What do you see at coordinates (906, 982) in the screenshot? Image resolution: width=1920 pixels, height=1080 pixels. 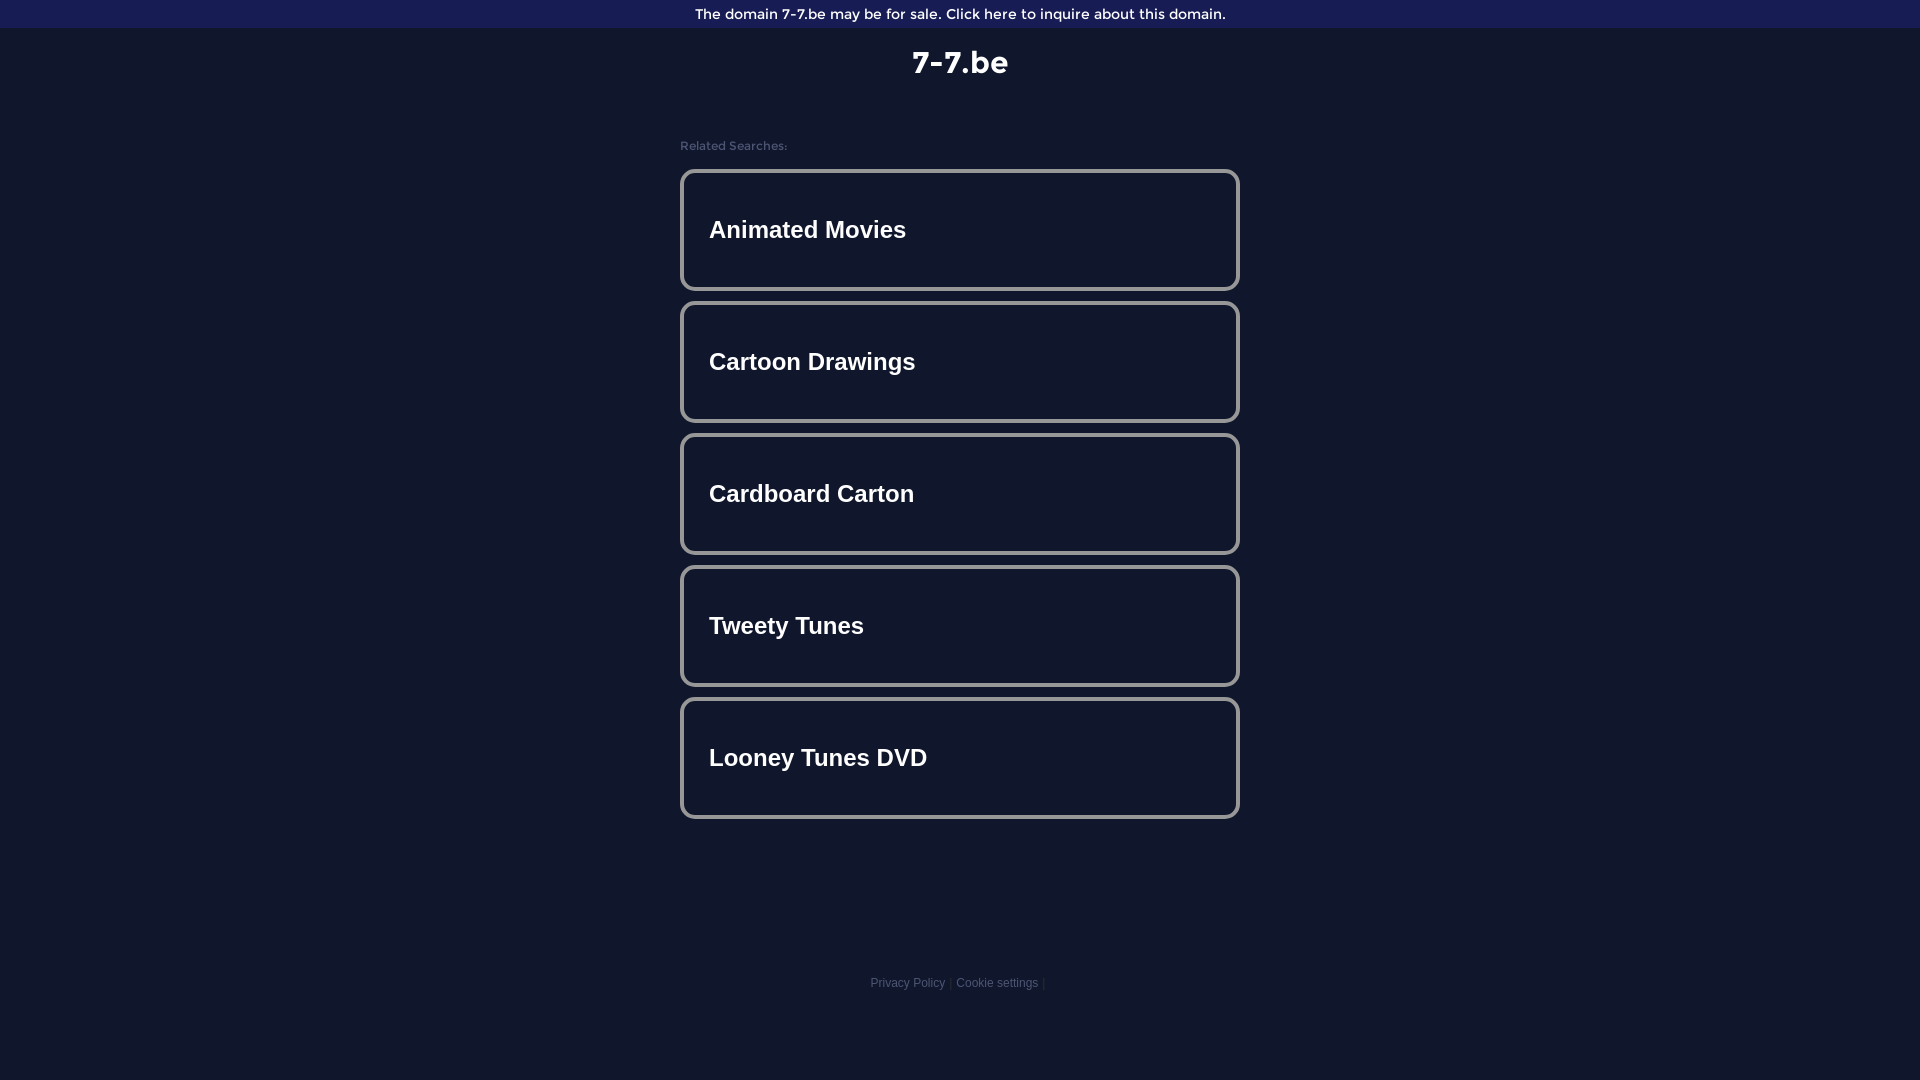 I see `'Privacy Policy'` at bounding box center [906, 982].